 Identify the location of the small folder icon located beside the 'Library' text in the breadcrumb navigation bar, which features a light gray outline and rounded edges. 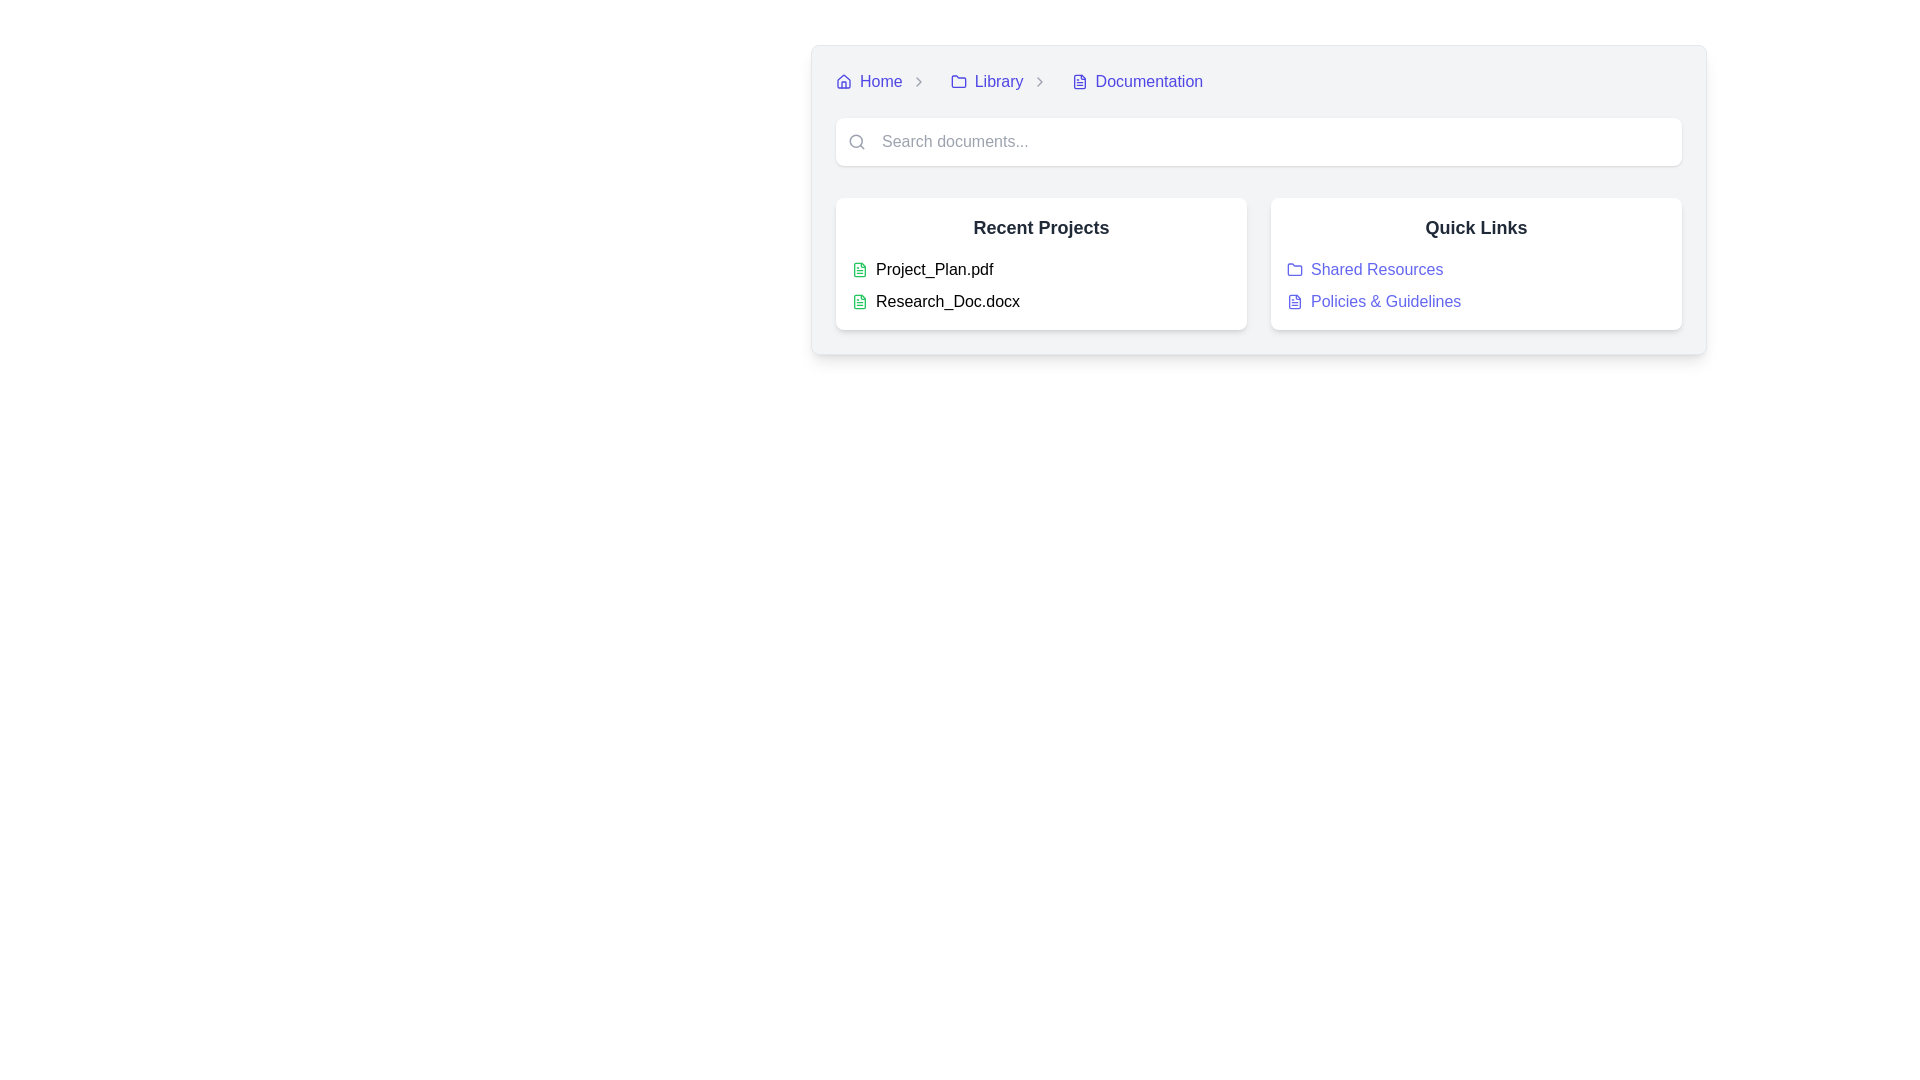
(957, 80).